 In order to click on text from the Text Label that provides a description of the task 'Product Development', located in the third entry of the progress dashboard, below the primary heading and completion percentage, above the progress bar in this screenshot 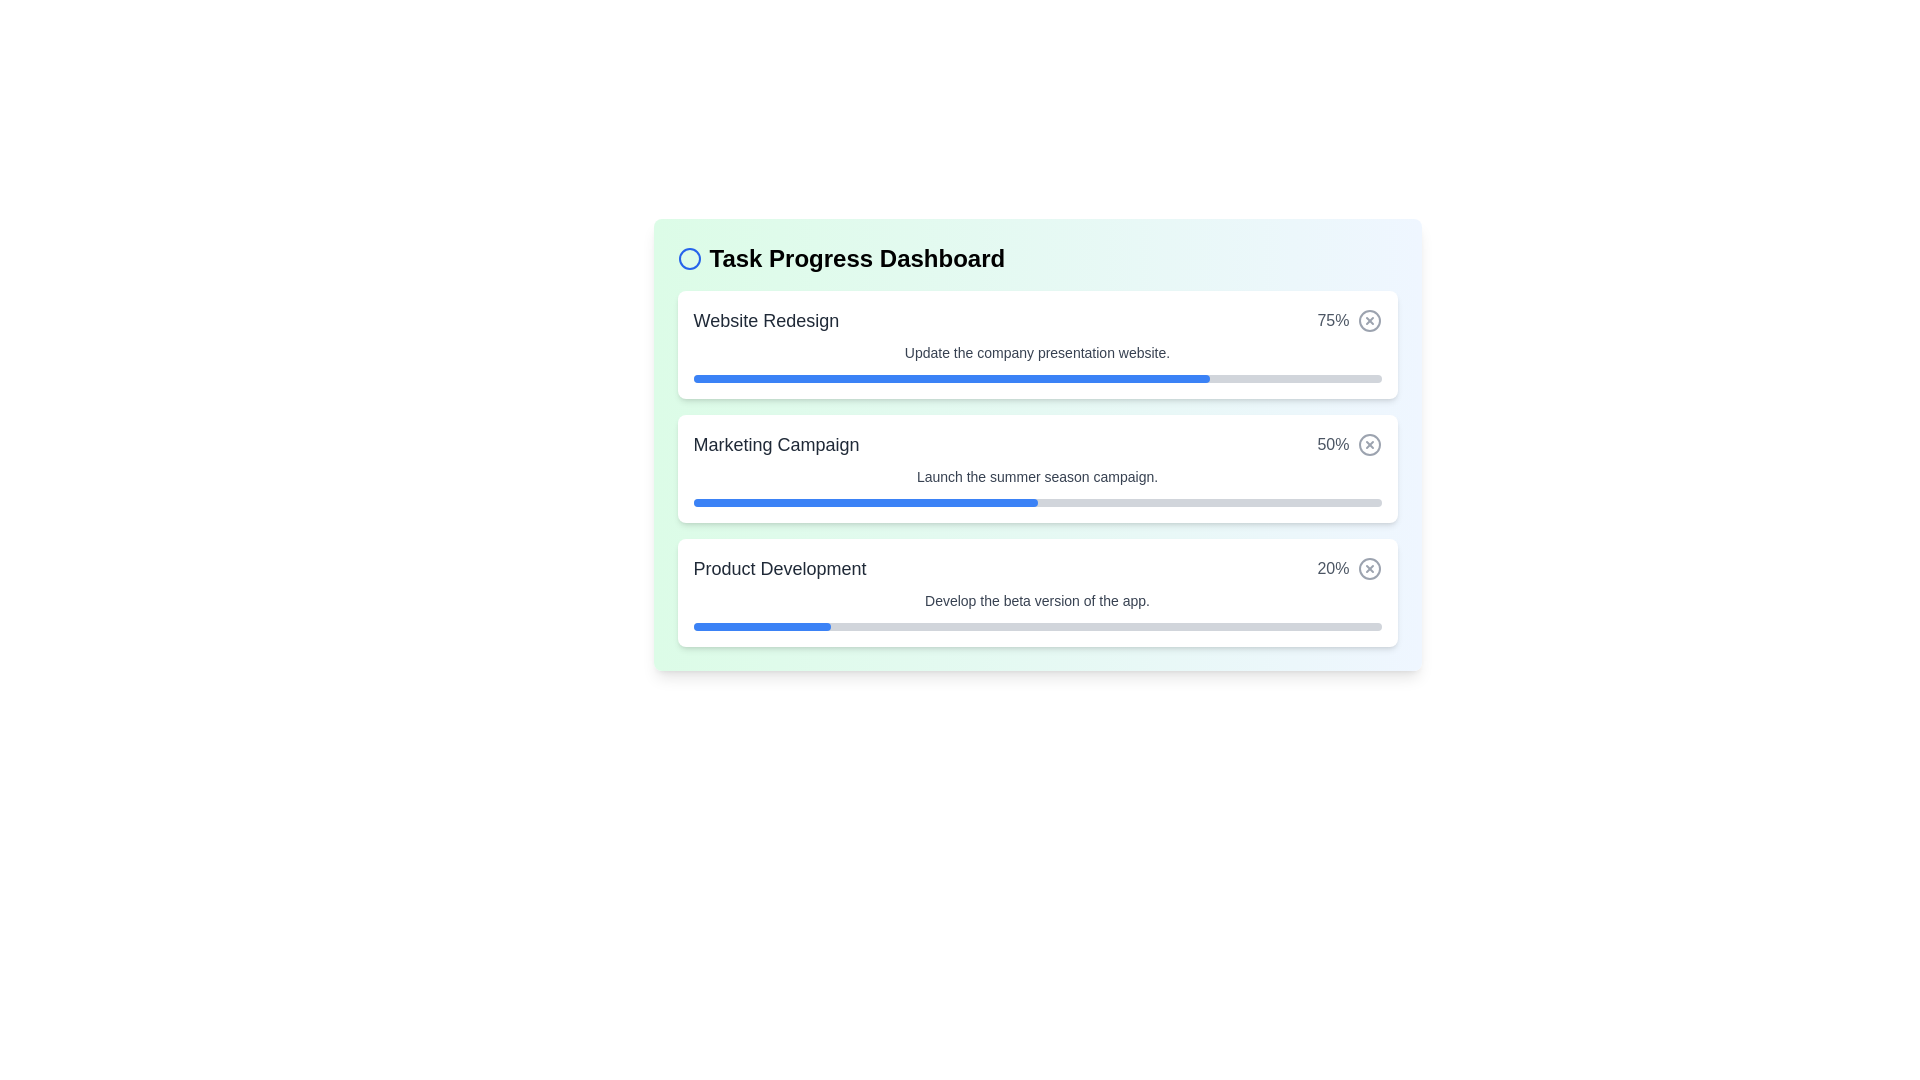, I will do `click(1037, 600)`.